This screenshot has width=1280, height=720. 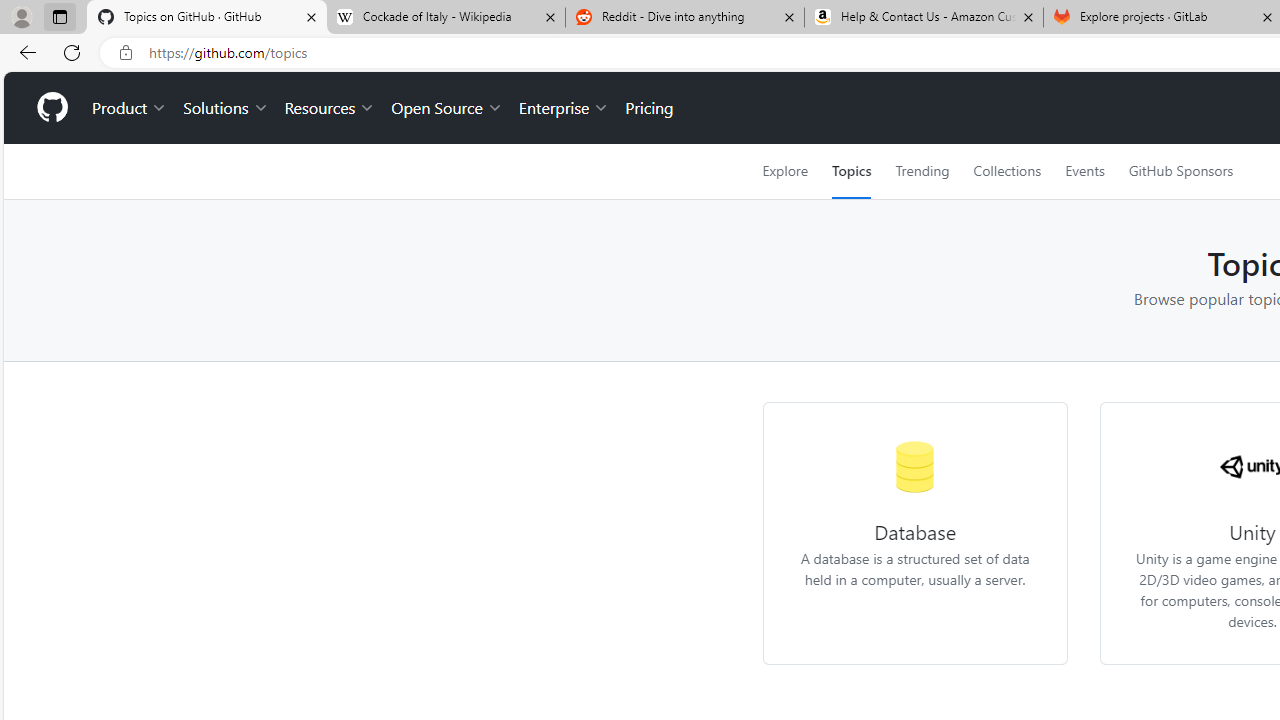 I want to click on 'Enterprise', so click(x=562, y=108).